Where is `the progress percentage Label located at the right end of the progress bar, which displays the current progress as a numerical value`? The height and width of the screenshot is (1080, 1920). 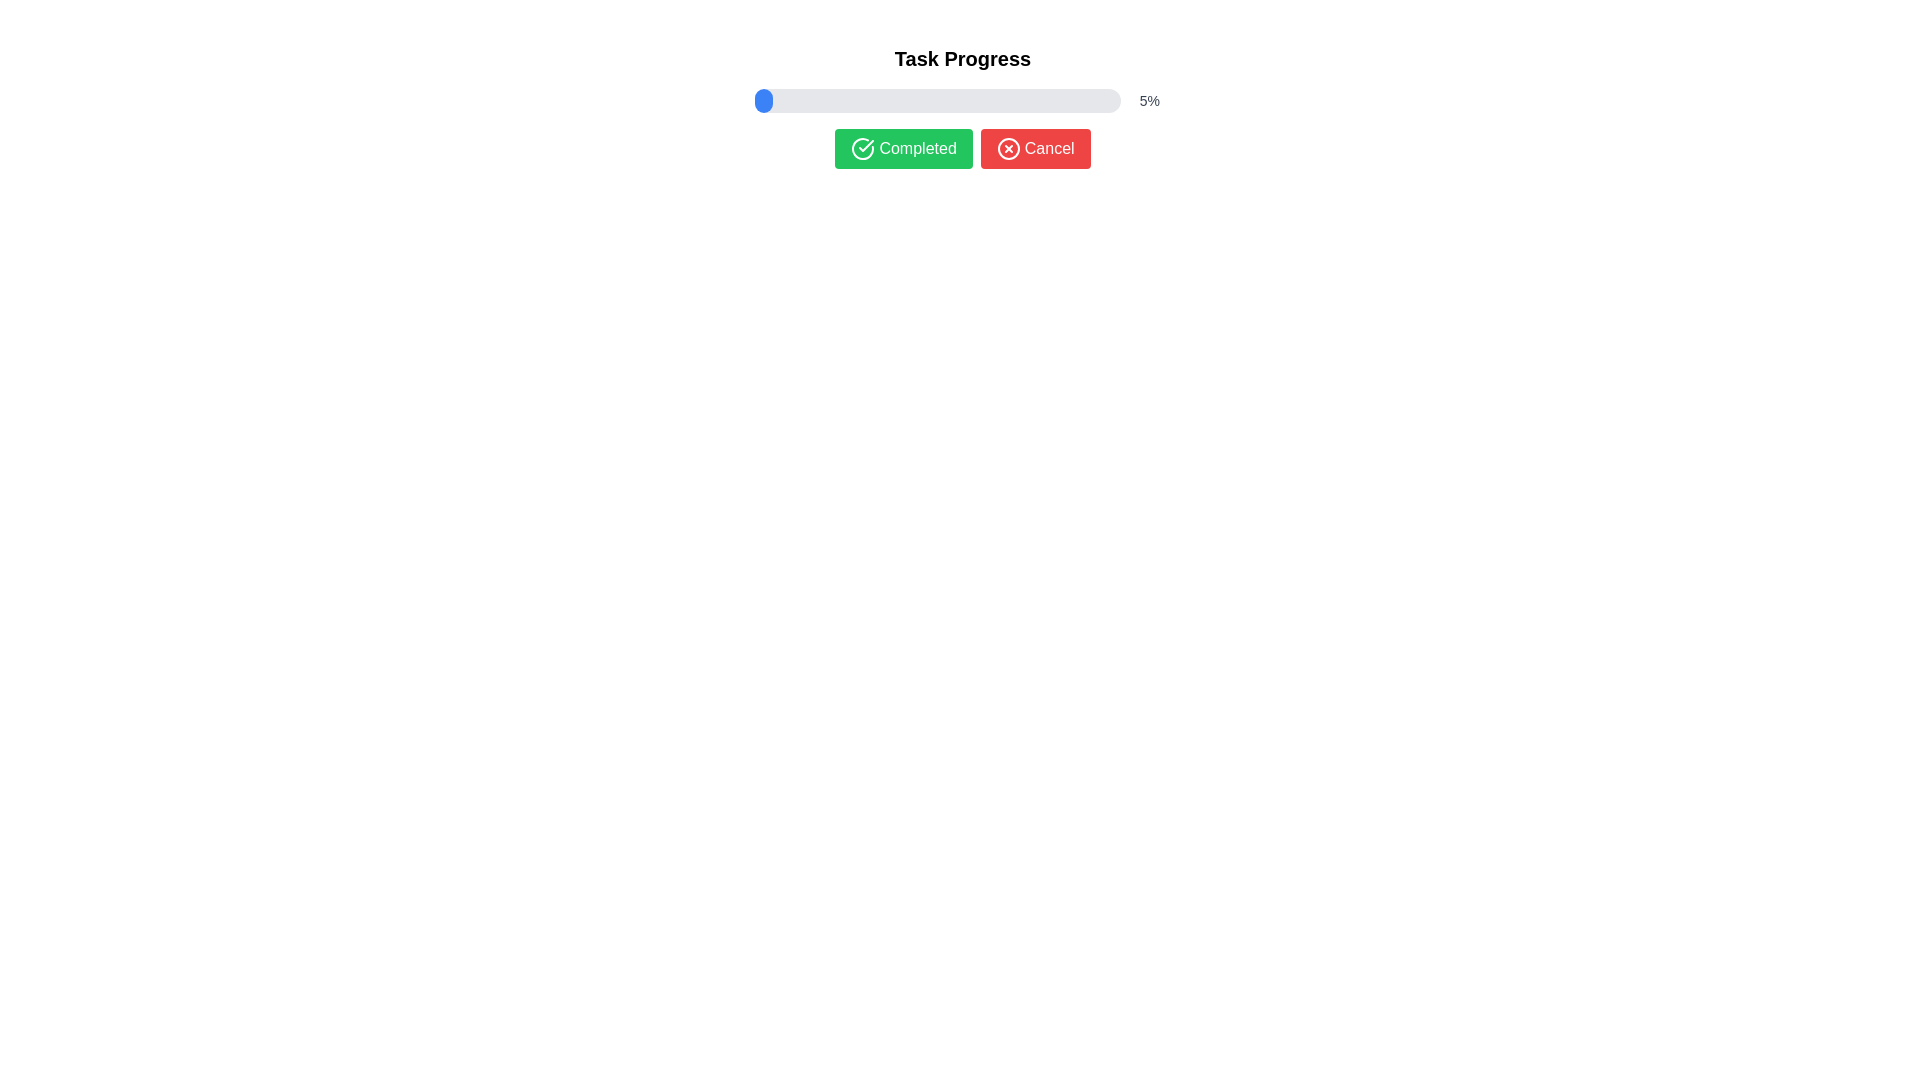 the progress percentage Label located at the right end of the progress bar, which displays the current progress as a numerical value is located at coordinates (1149, 100).